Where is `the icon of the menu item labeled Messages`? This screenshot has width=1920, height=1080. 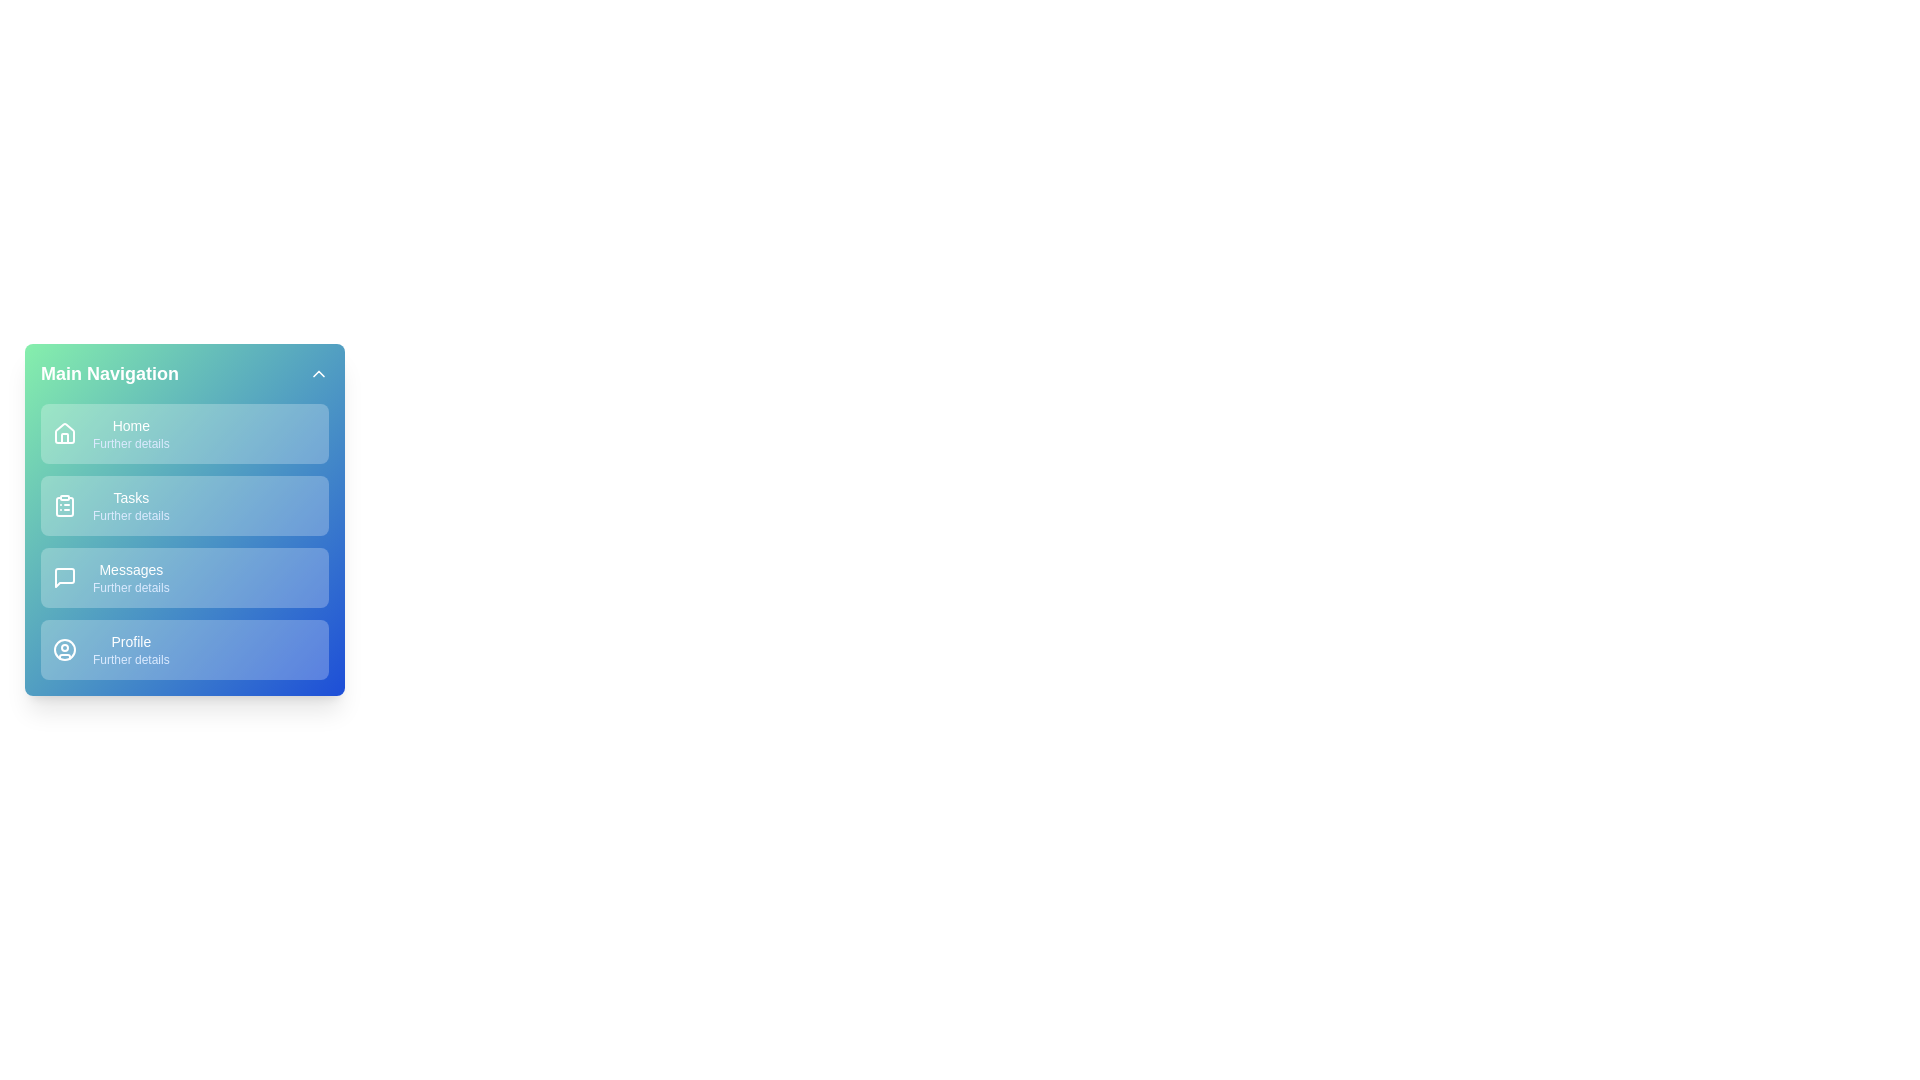
the icon of the menu item labeled Messages is located at coordinates (65, 578).